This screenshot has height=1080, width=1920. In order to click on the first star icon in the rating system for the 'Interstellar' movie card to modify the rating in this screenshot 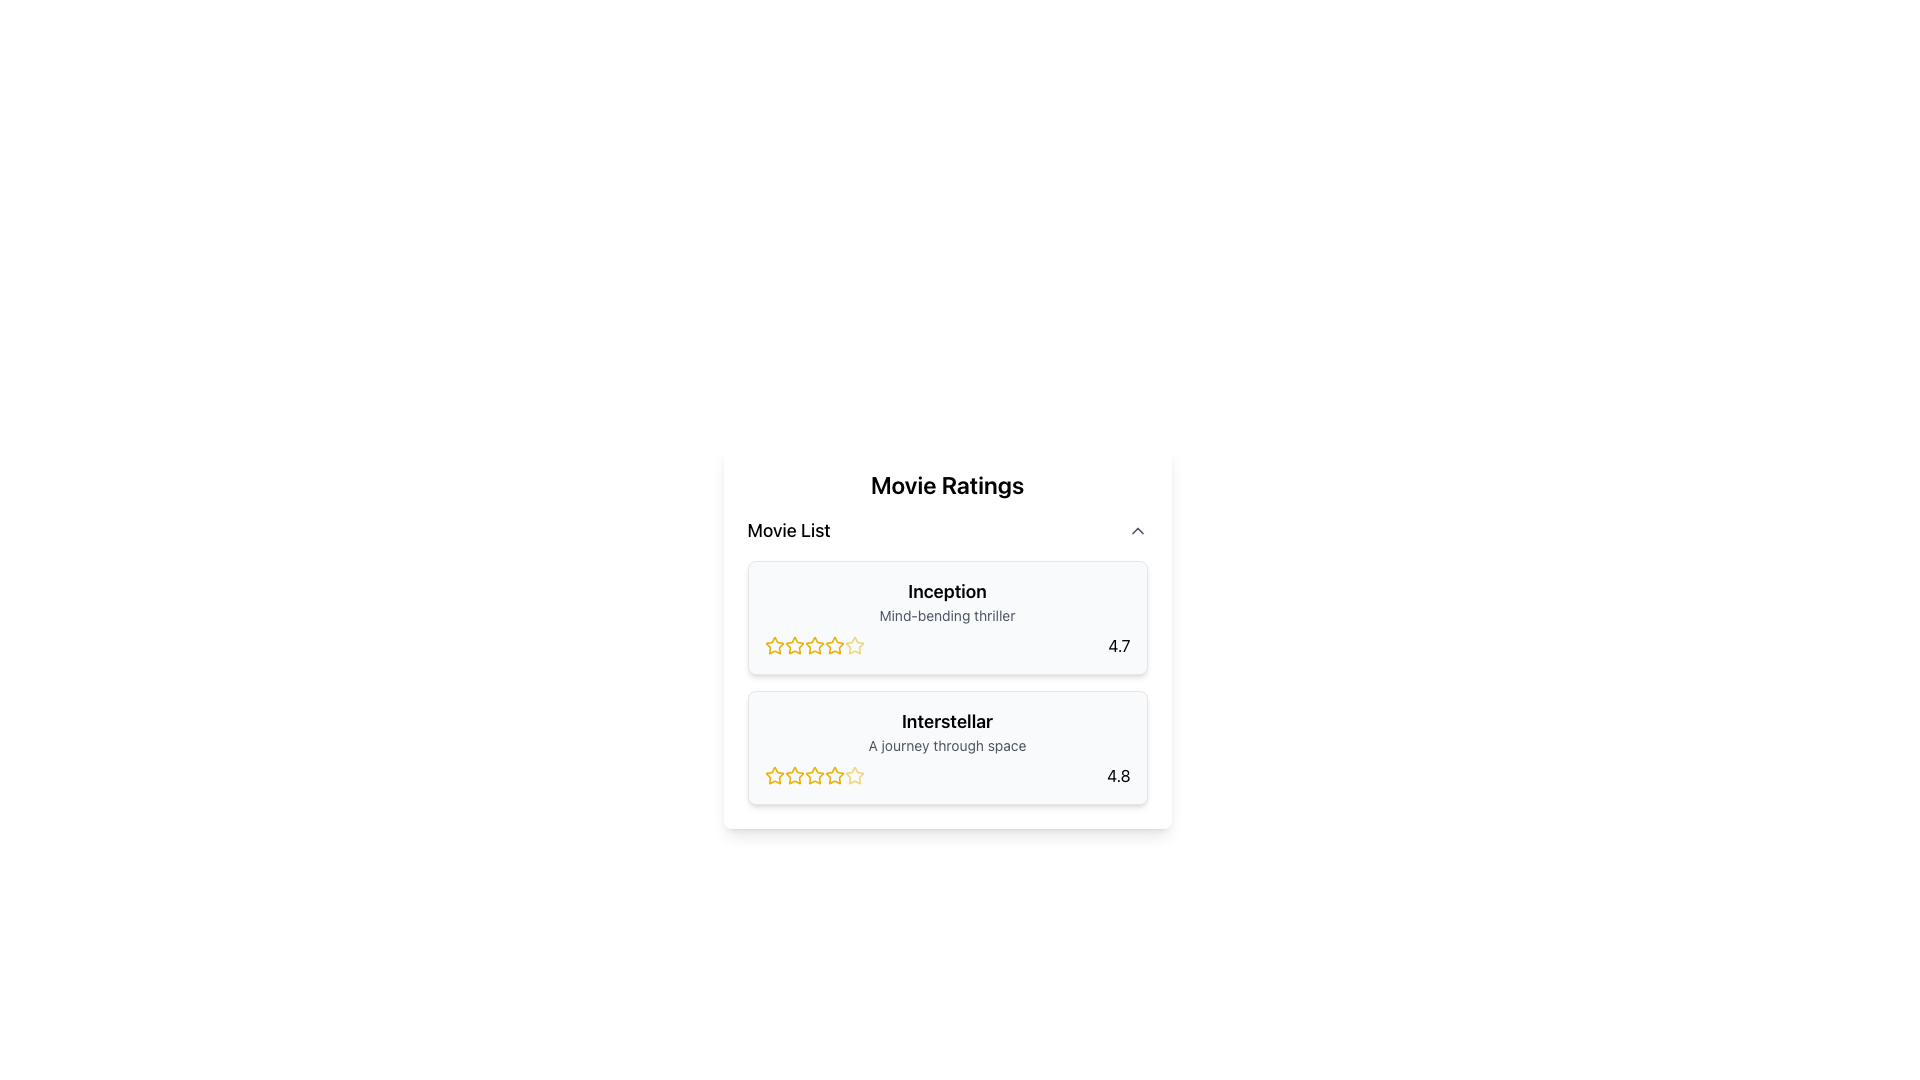, I will do `click(793, 774)`.